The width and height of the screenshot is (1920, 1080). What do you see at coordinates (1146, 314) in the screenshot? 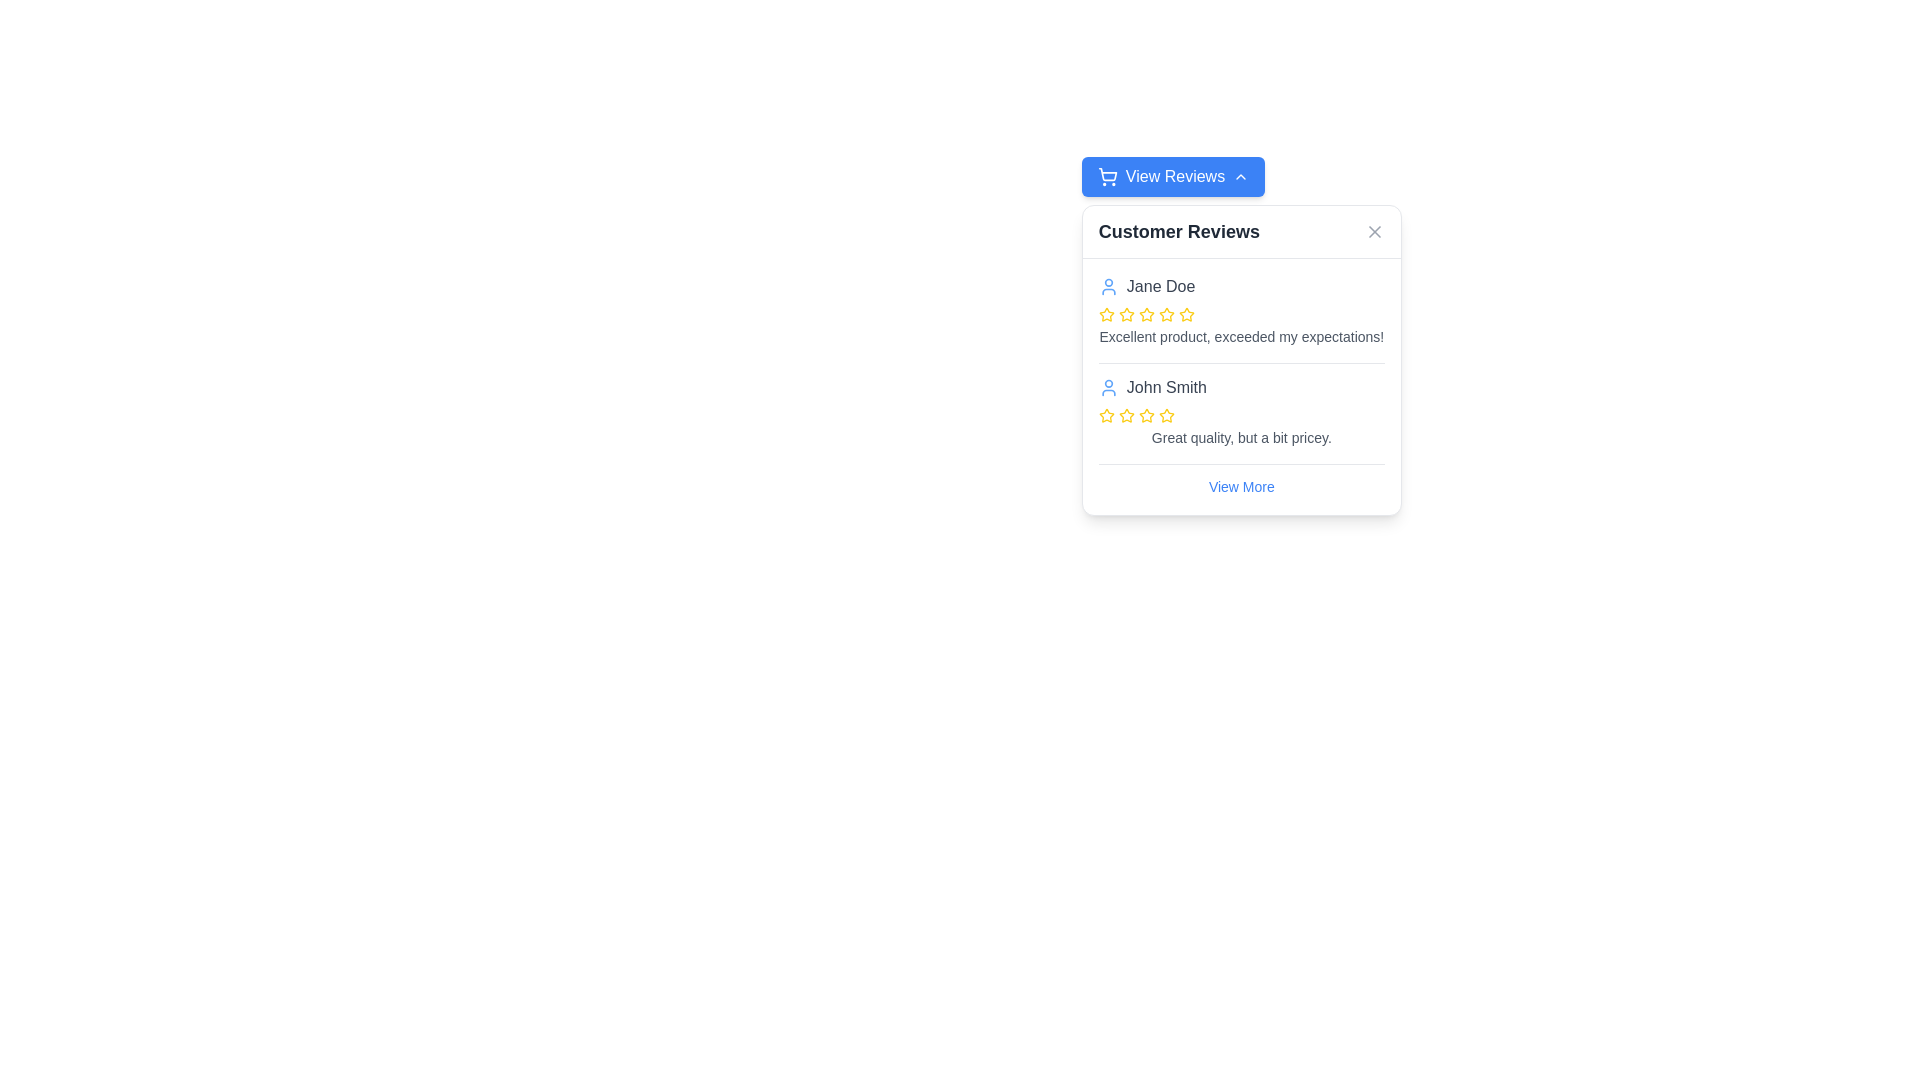
I see `the third star icon in the rating system for 'Jane Doe's review entry under the 'Customer Reviews' section` at bounding box center [1146, 314].